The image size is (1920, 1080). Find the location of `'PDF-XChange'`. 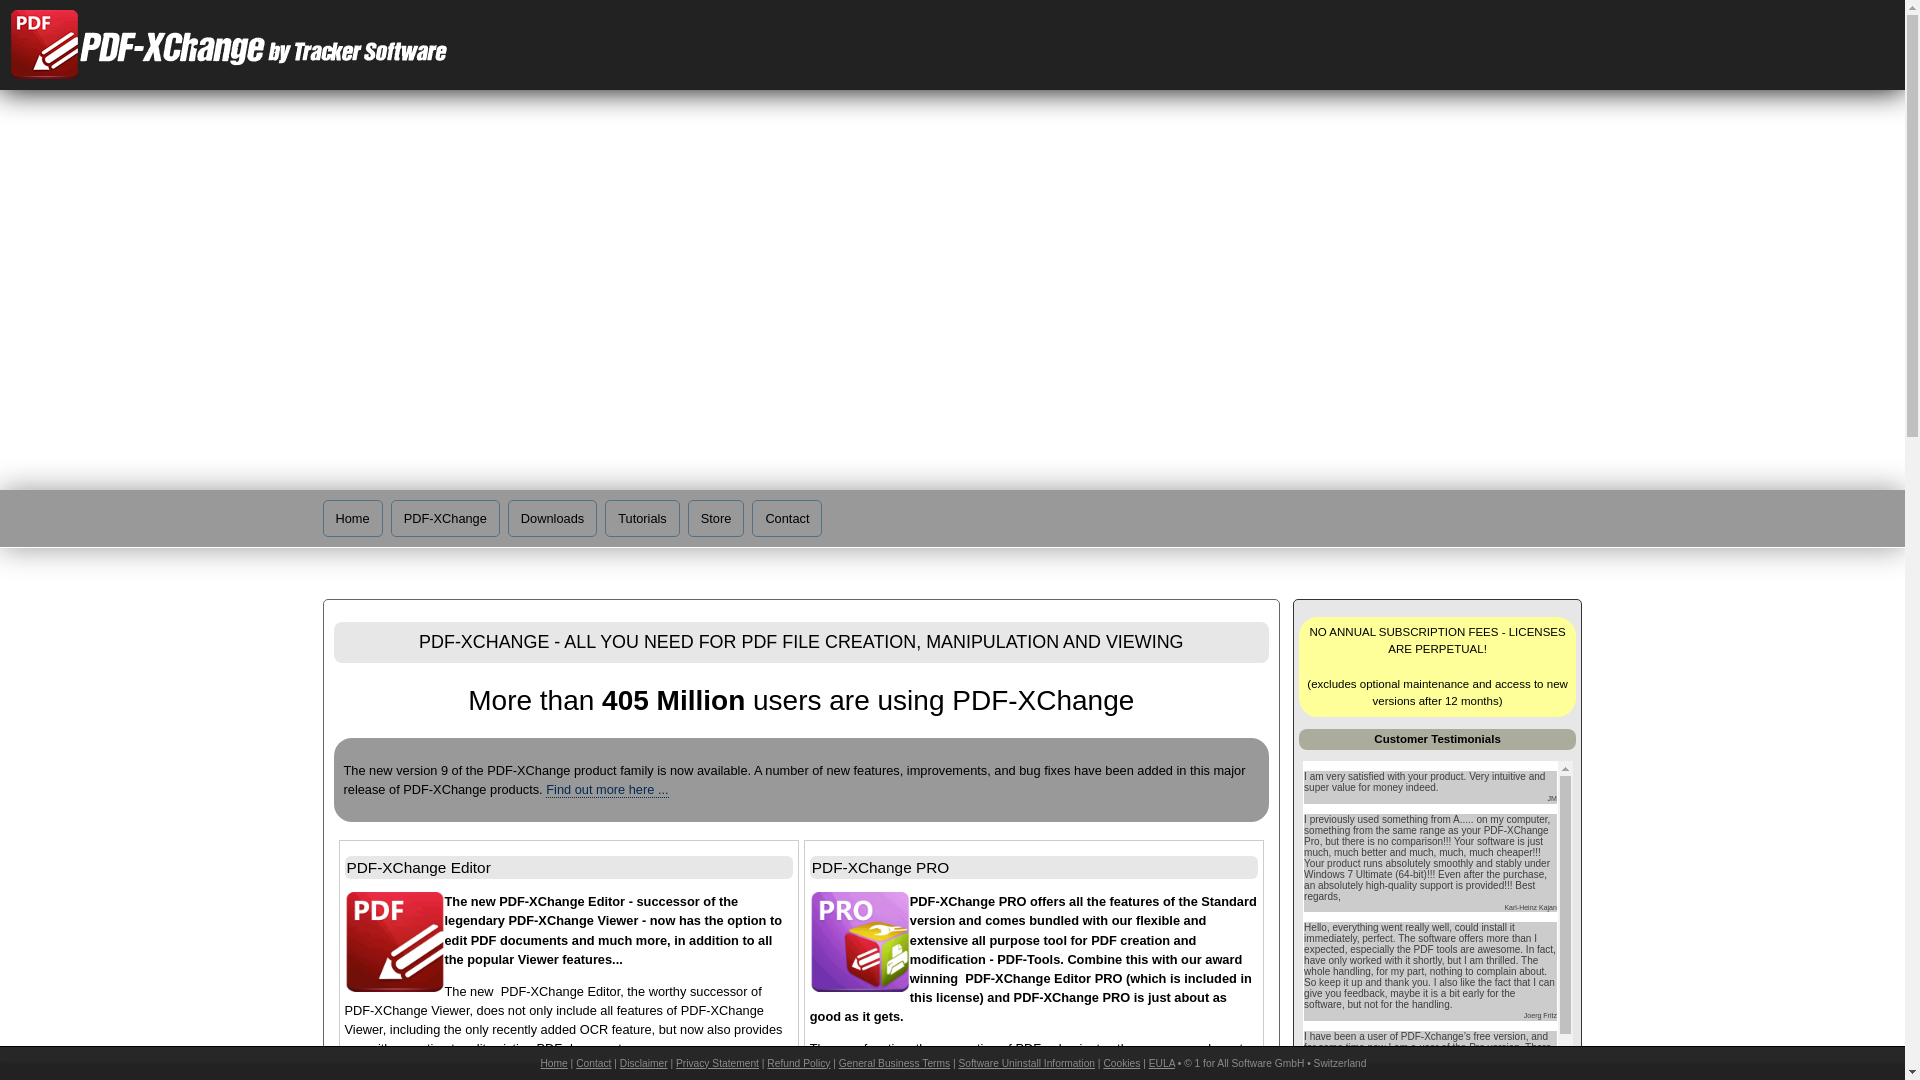

'PDF-XChange' is located at coordinates (390, 517).